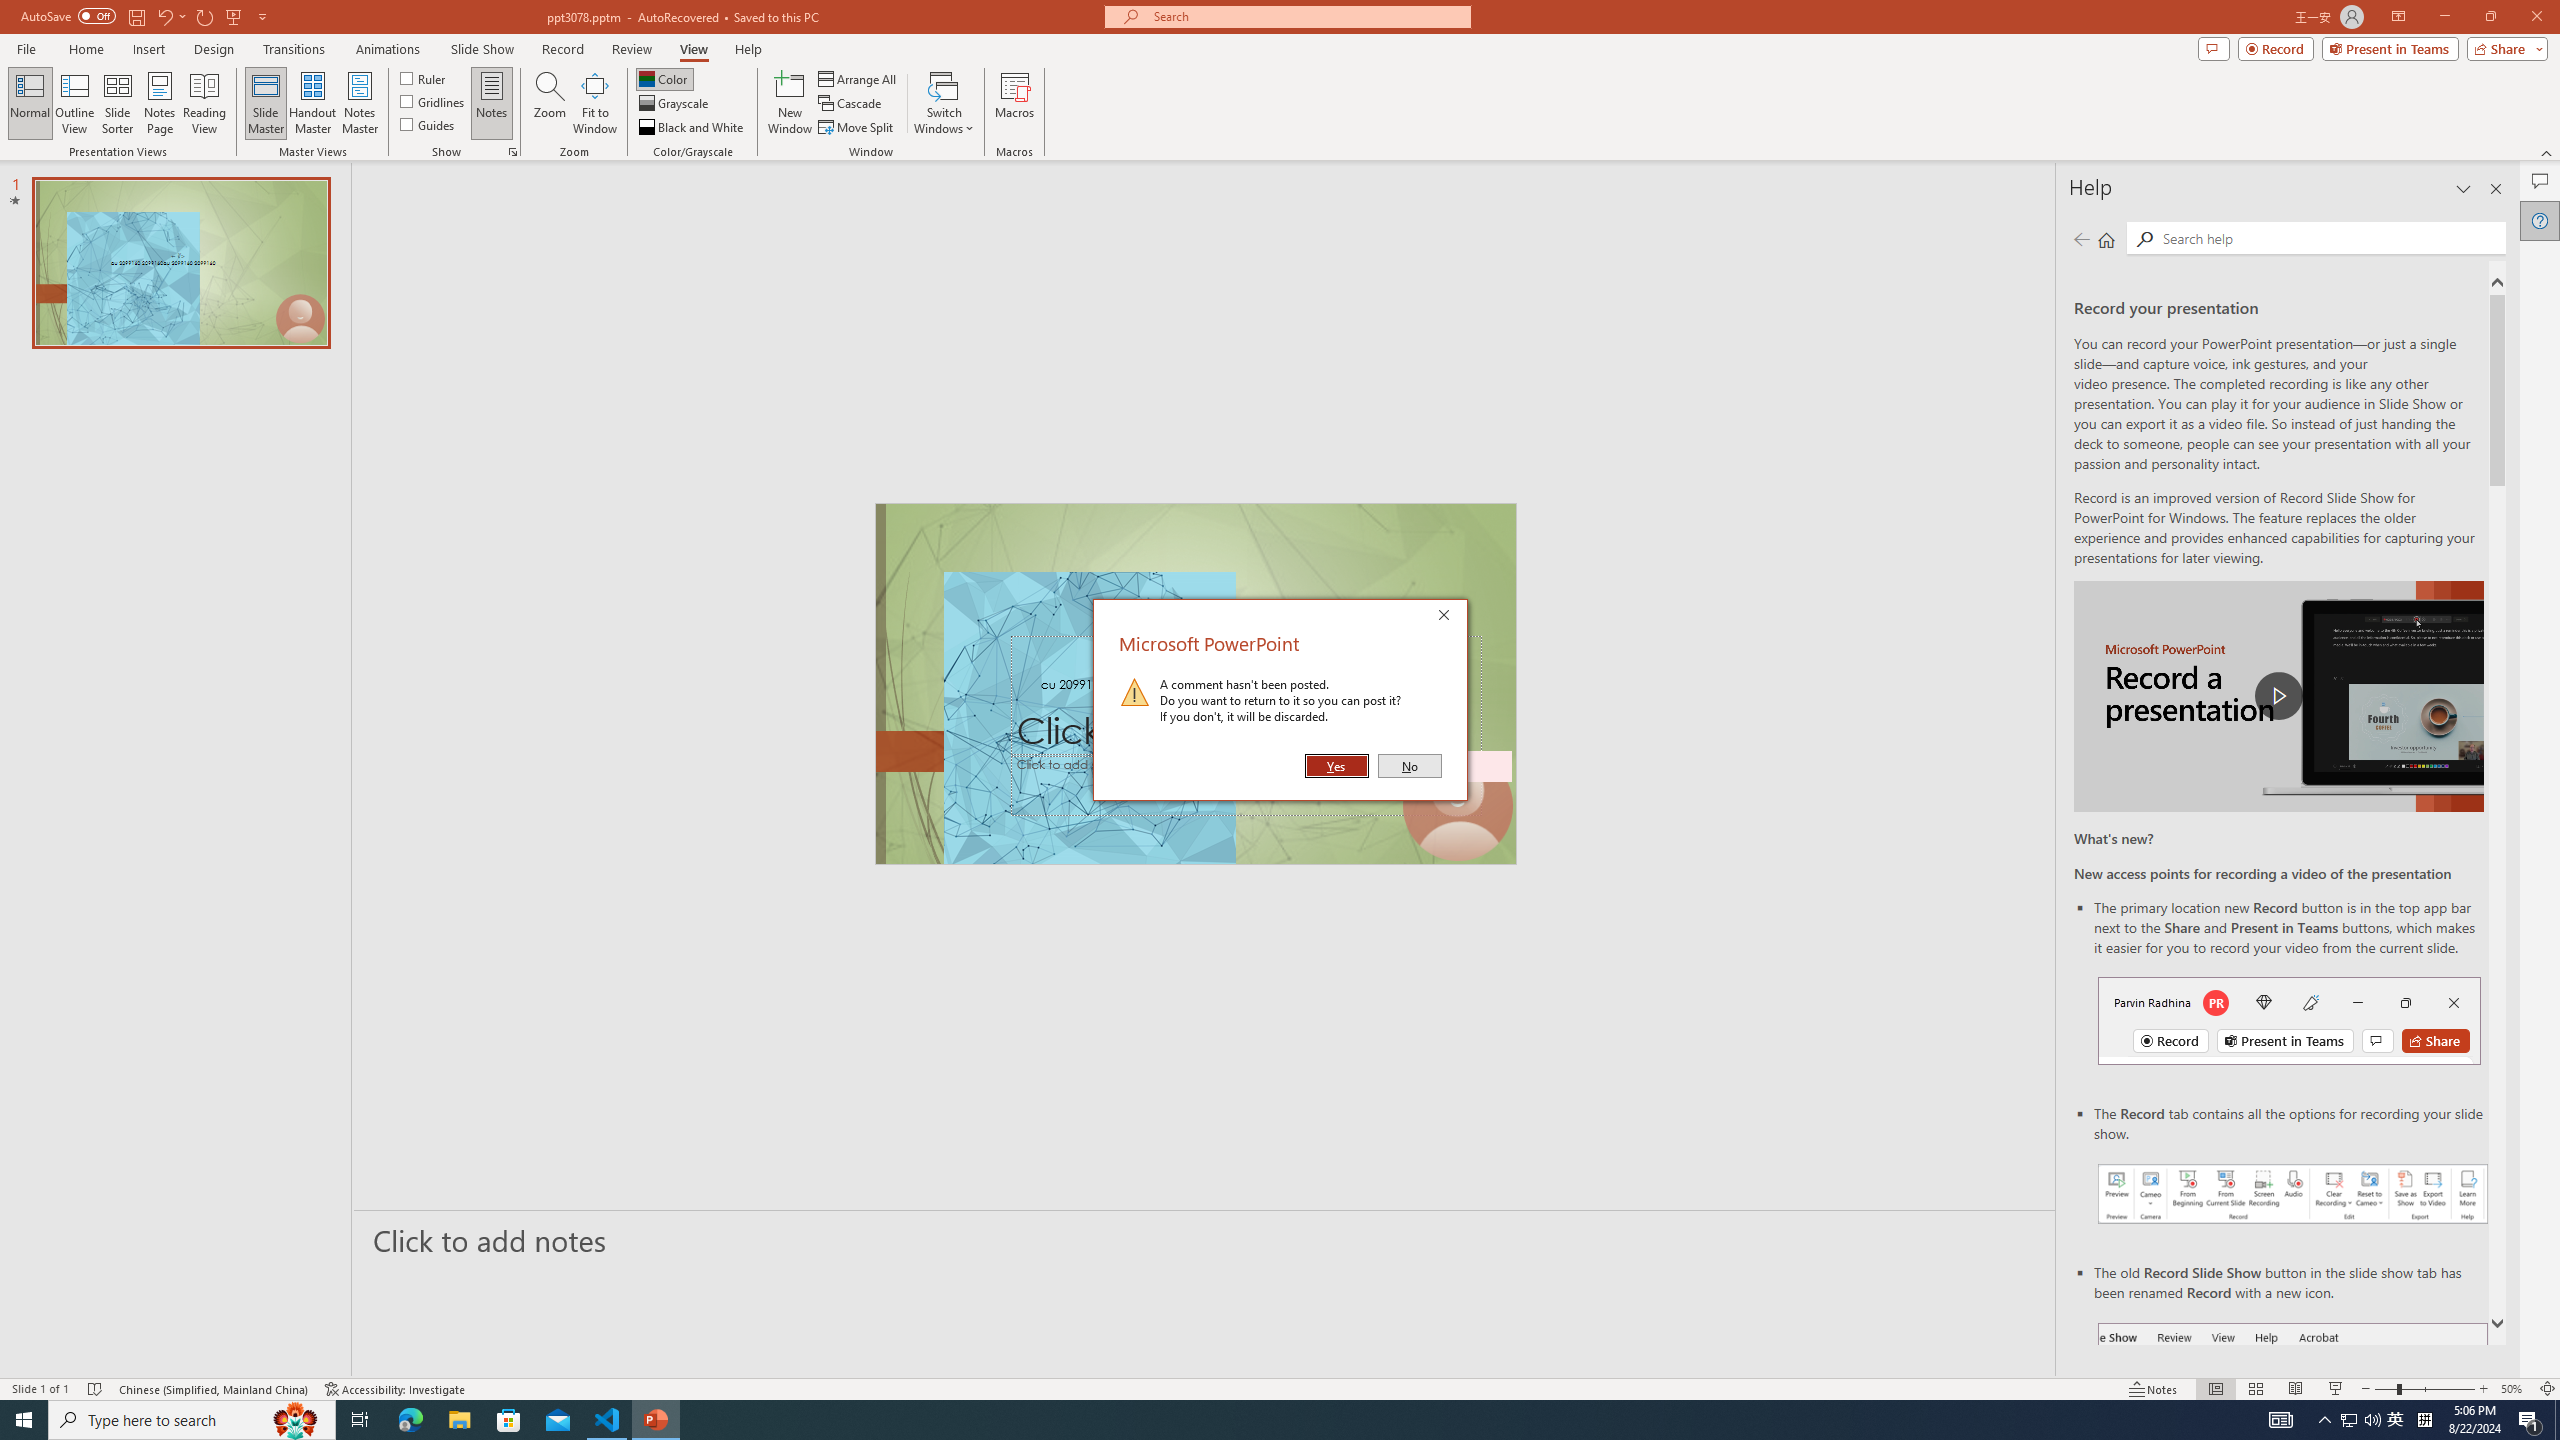  What do you see at coordinates (2288, 1019) in the screenshot?
I see `'Record button in top bar'` at bounding box center [2288, 1019].